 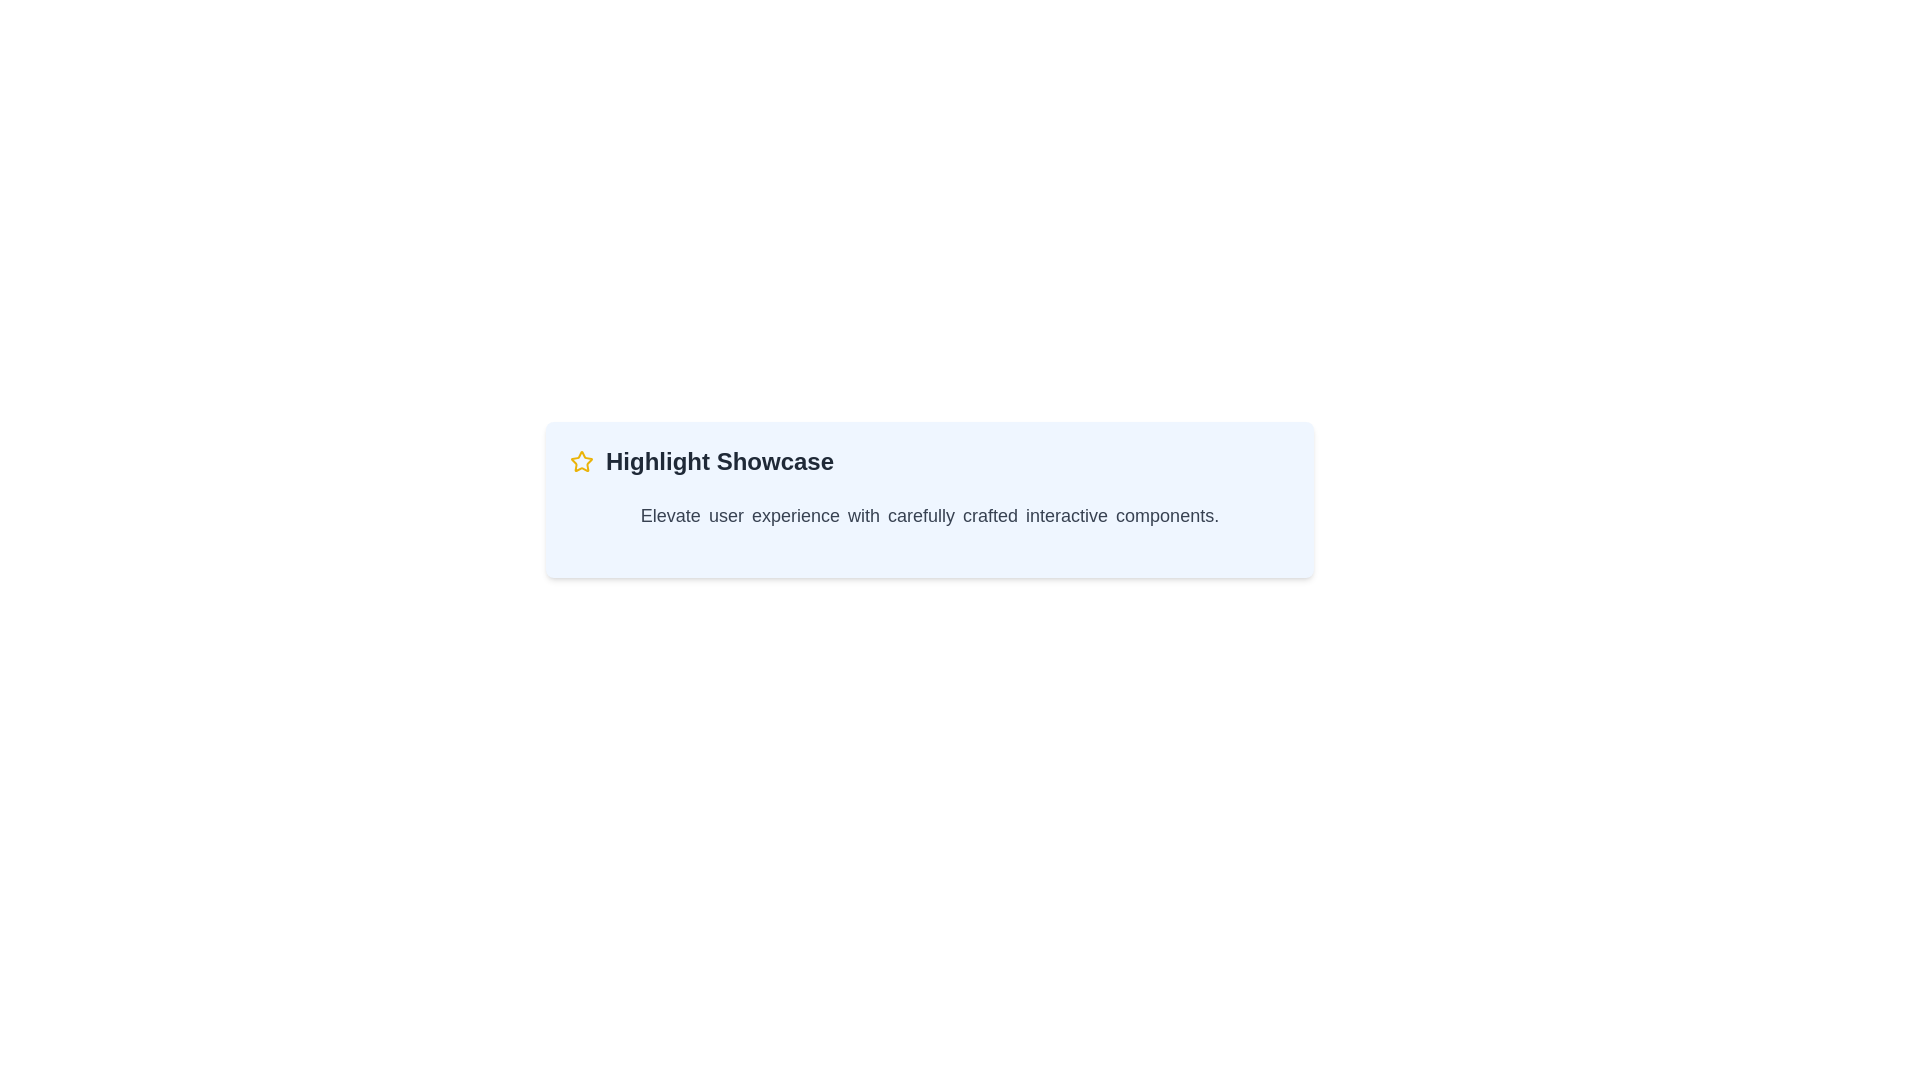 What do you see at coordinates (920, 515) in the screenshot?
I see `the static text element containing the word 'carefully', which has a green background hover effect and is the fifth word in the line 'Elevate user experience with carefully crafted interactive components.'` at bounding box center [920, 515].